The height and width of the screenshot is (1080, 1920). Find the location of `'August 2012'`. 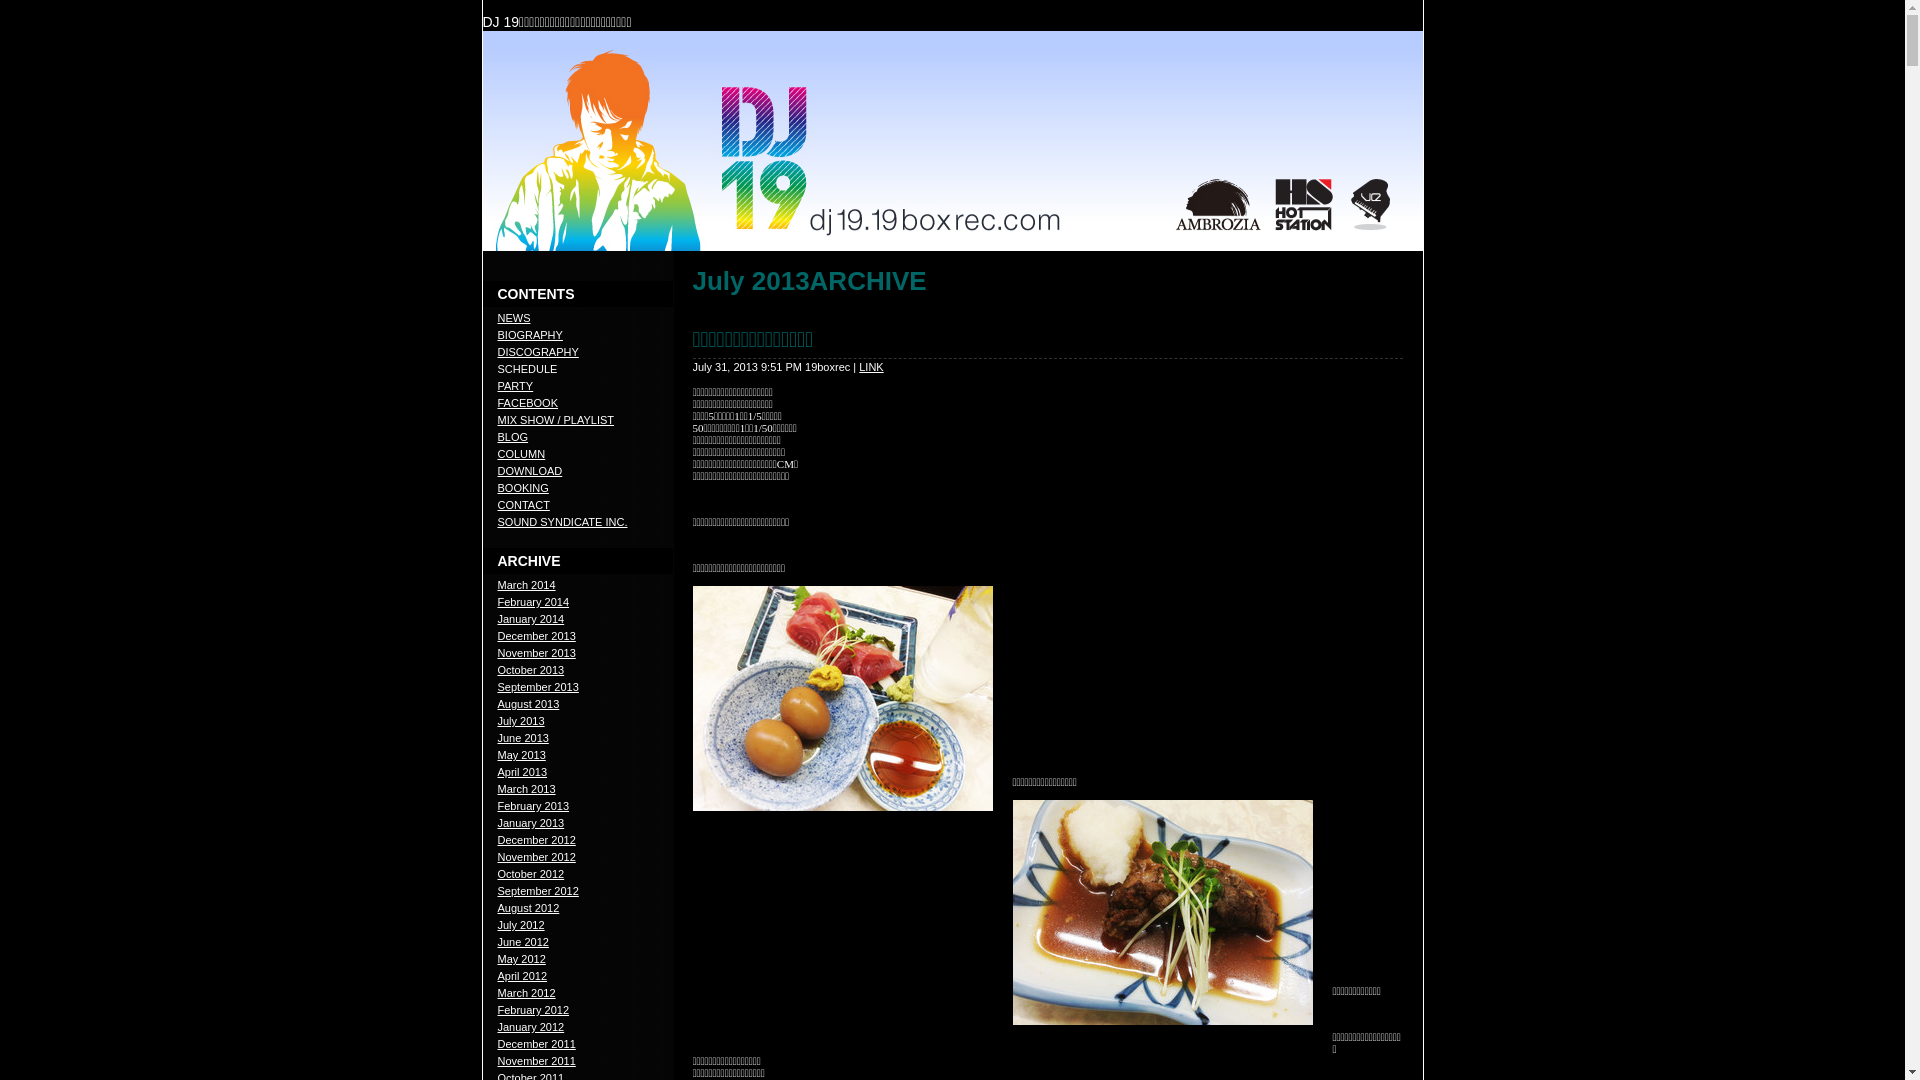

'August 2012' is located at coordinates (498, 907).